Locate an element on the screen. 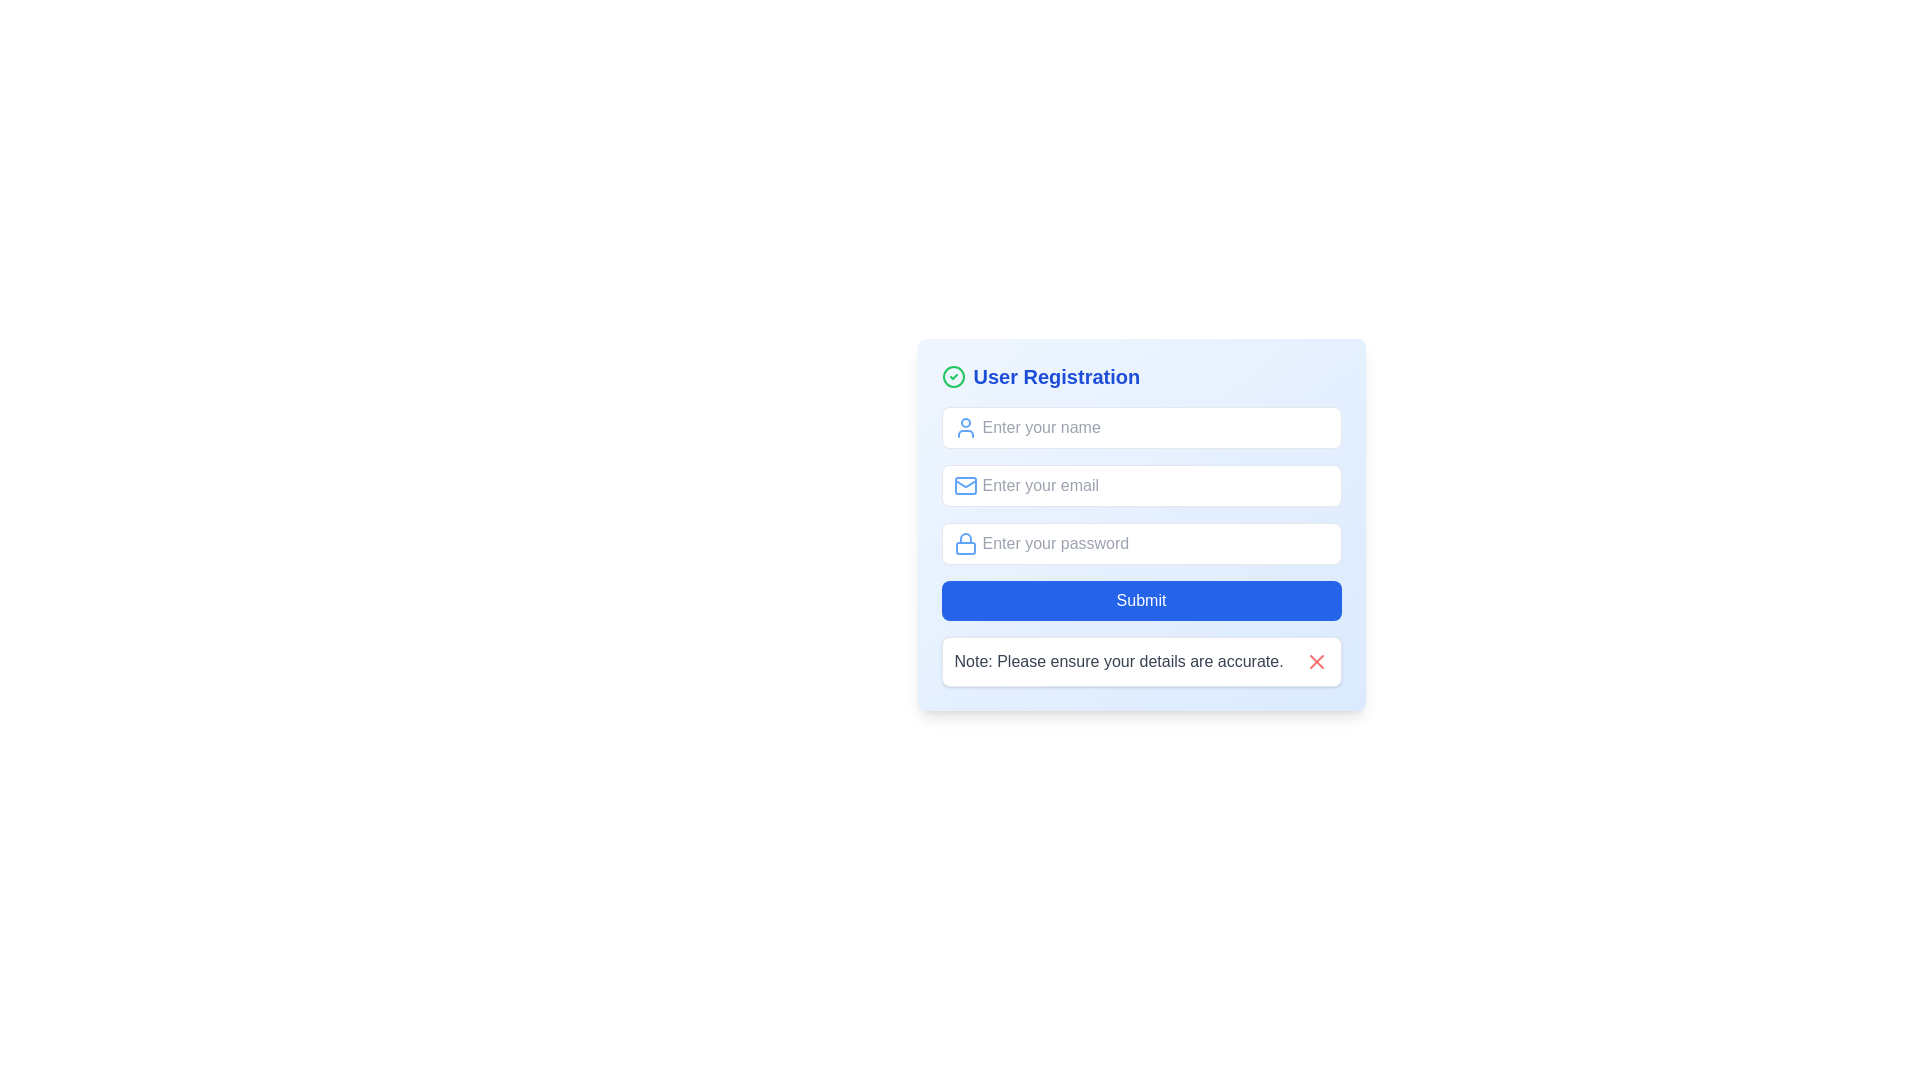  the password input field located below the email input field and above the blue 'Submit' button to focus it is located at coordinates (1141, 523).